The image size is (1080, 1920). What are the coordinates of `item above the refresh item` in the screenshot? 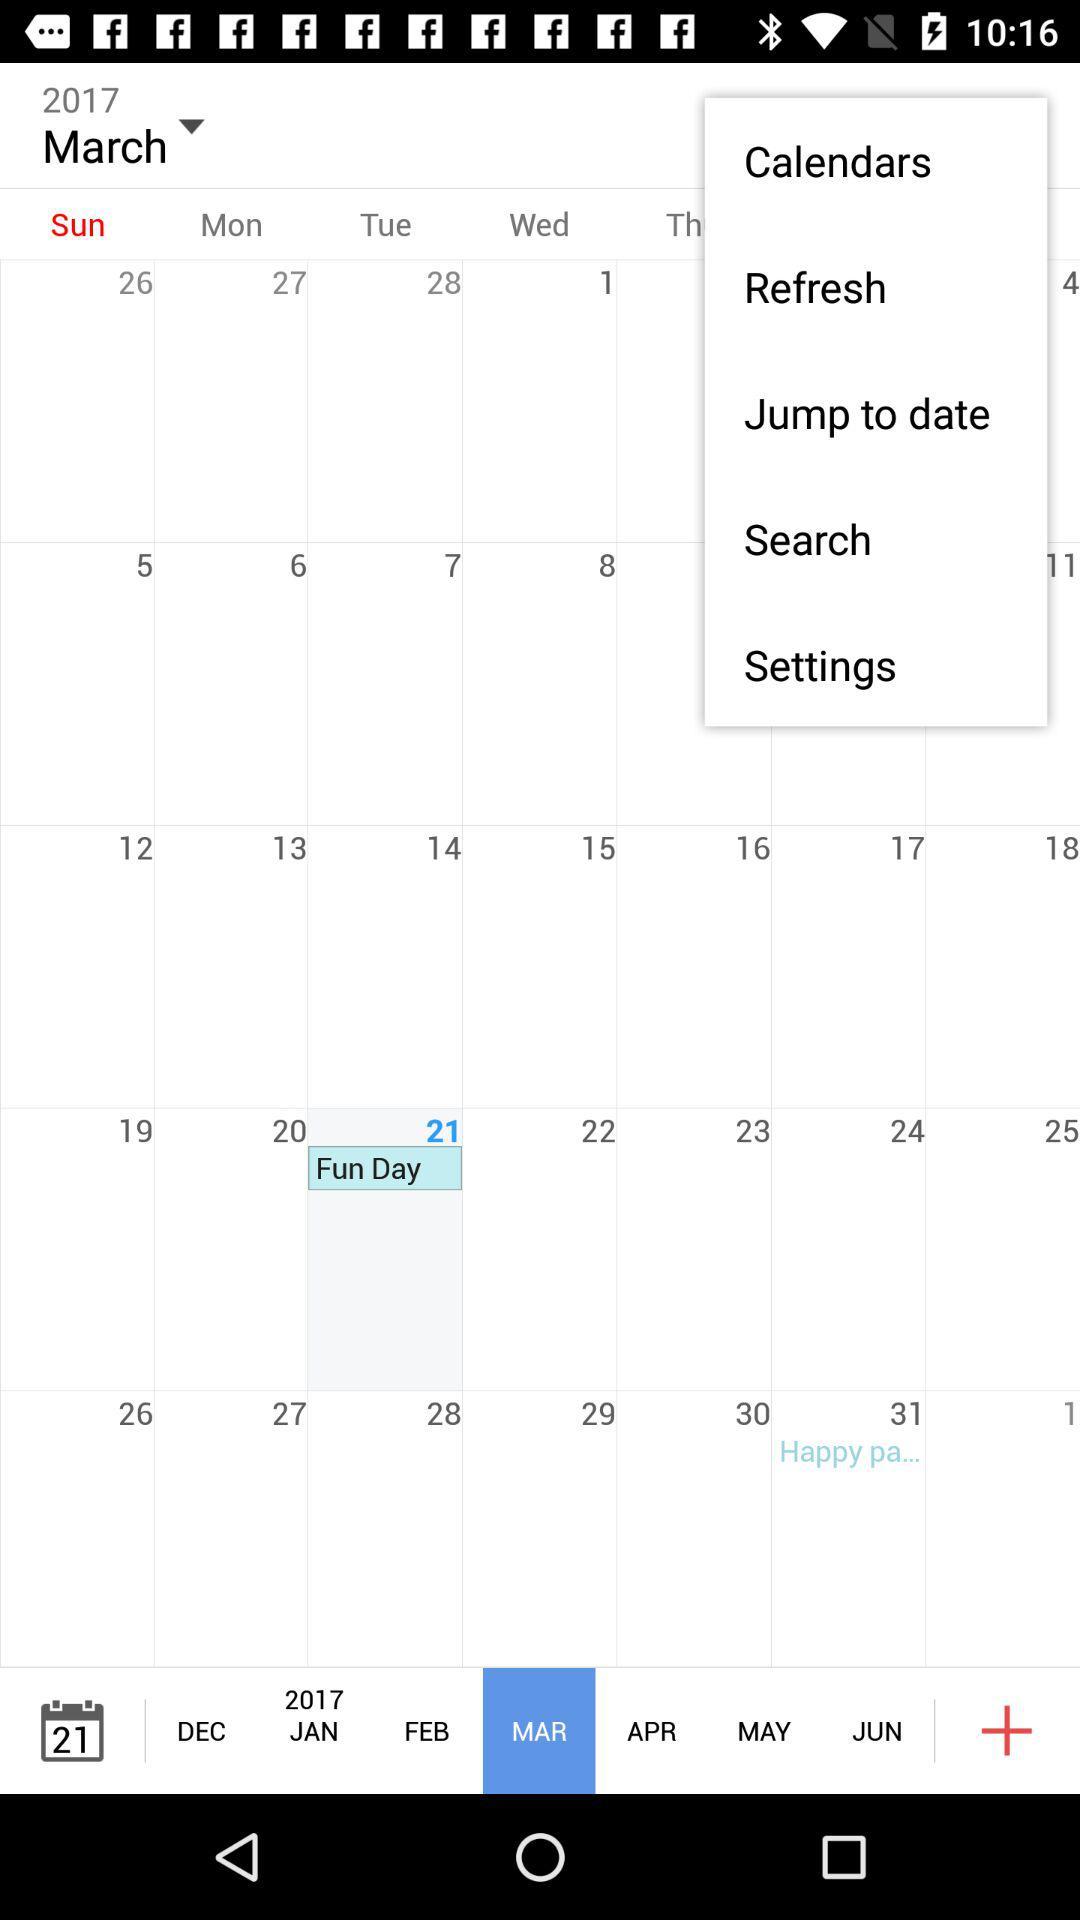 It's located at (874, 160).